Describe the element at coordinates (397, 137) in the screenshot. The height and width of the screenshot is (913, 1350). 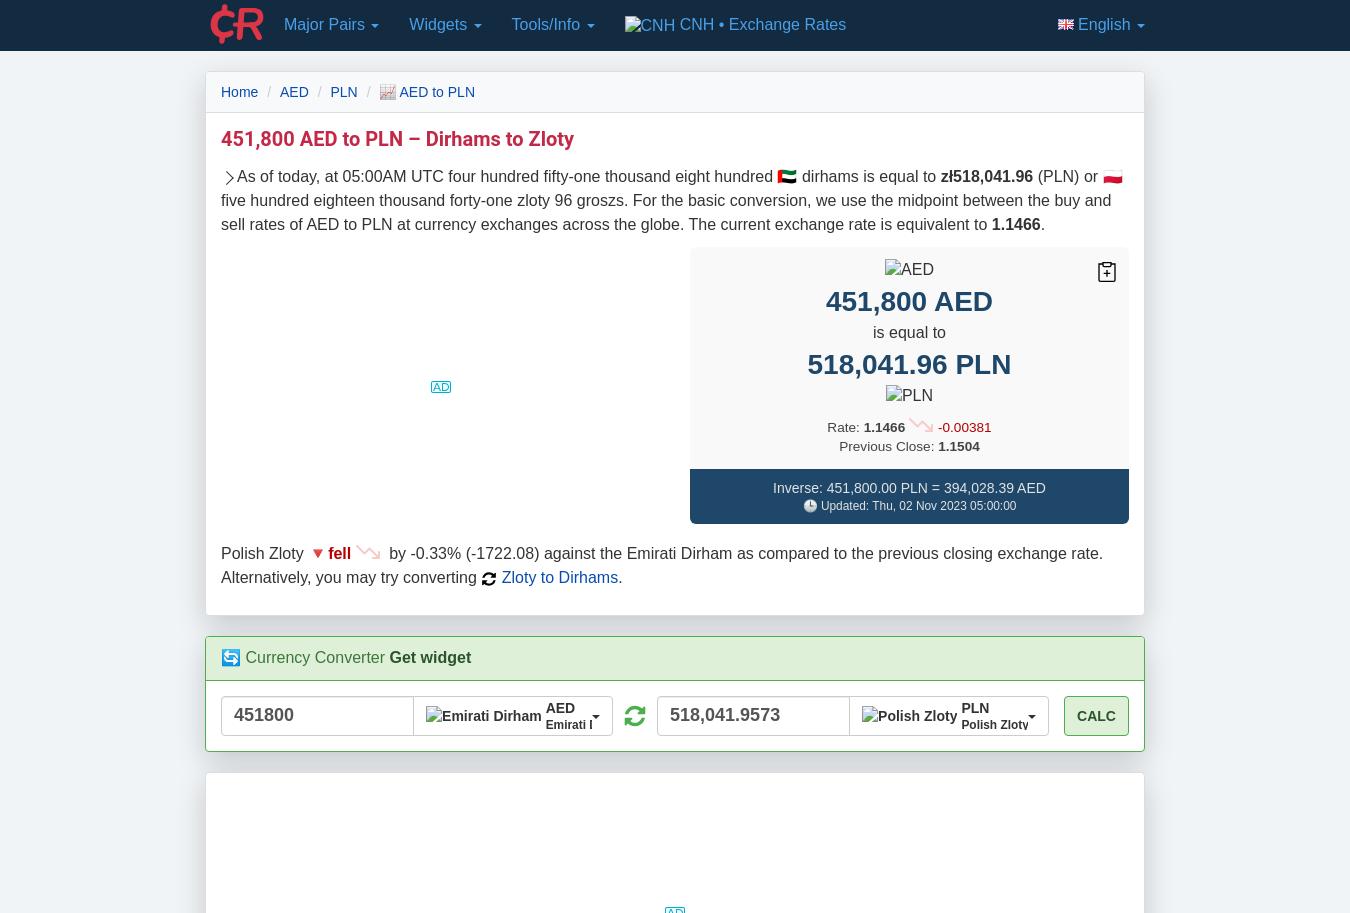
I see `'451,800 AED to PLN – Dirhams to Zloty'` at that location.